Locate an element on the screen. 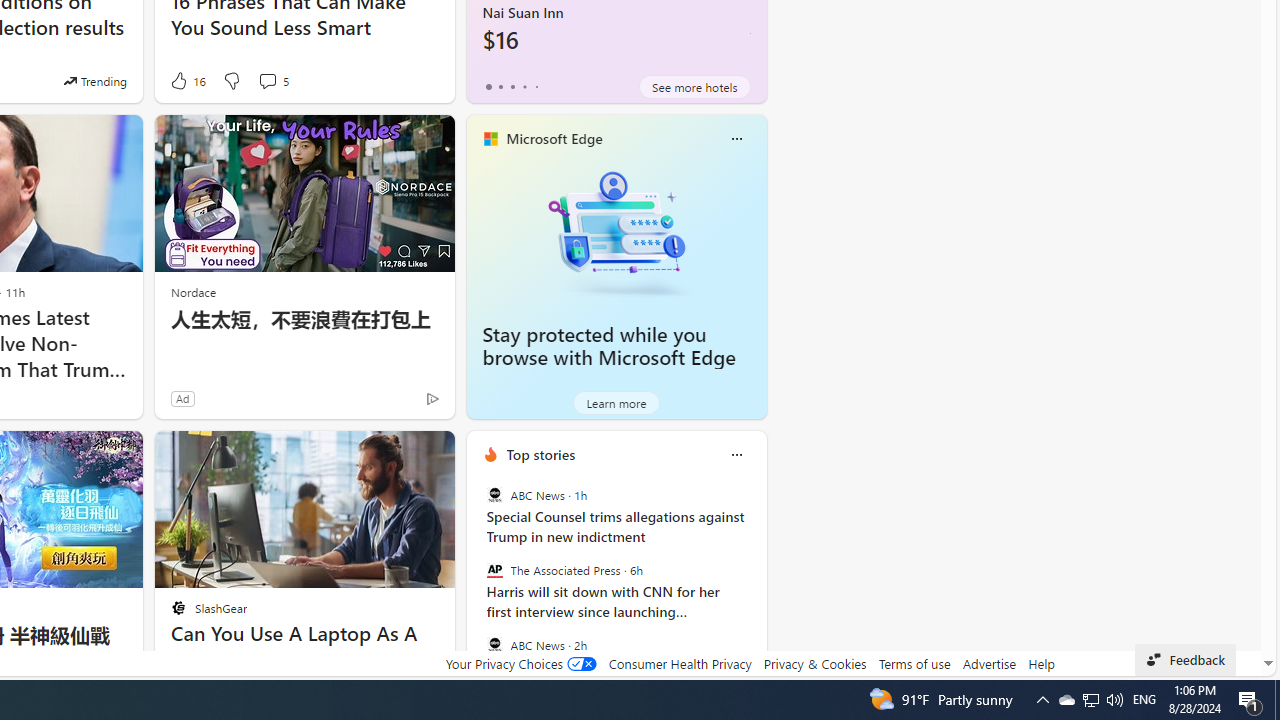 The height and width of the screenshot is (720, 1280). 'Terms of use' is located at coordinates (913, 663).